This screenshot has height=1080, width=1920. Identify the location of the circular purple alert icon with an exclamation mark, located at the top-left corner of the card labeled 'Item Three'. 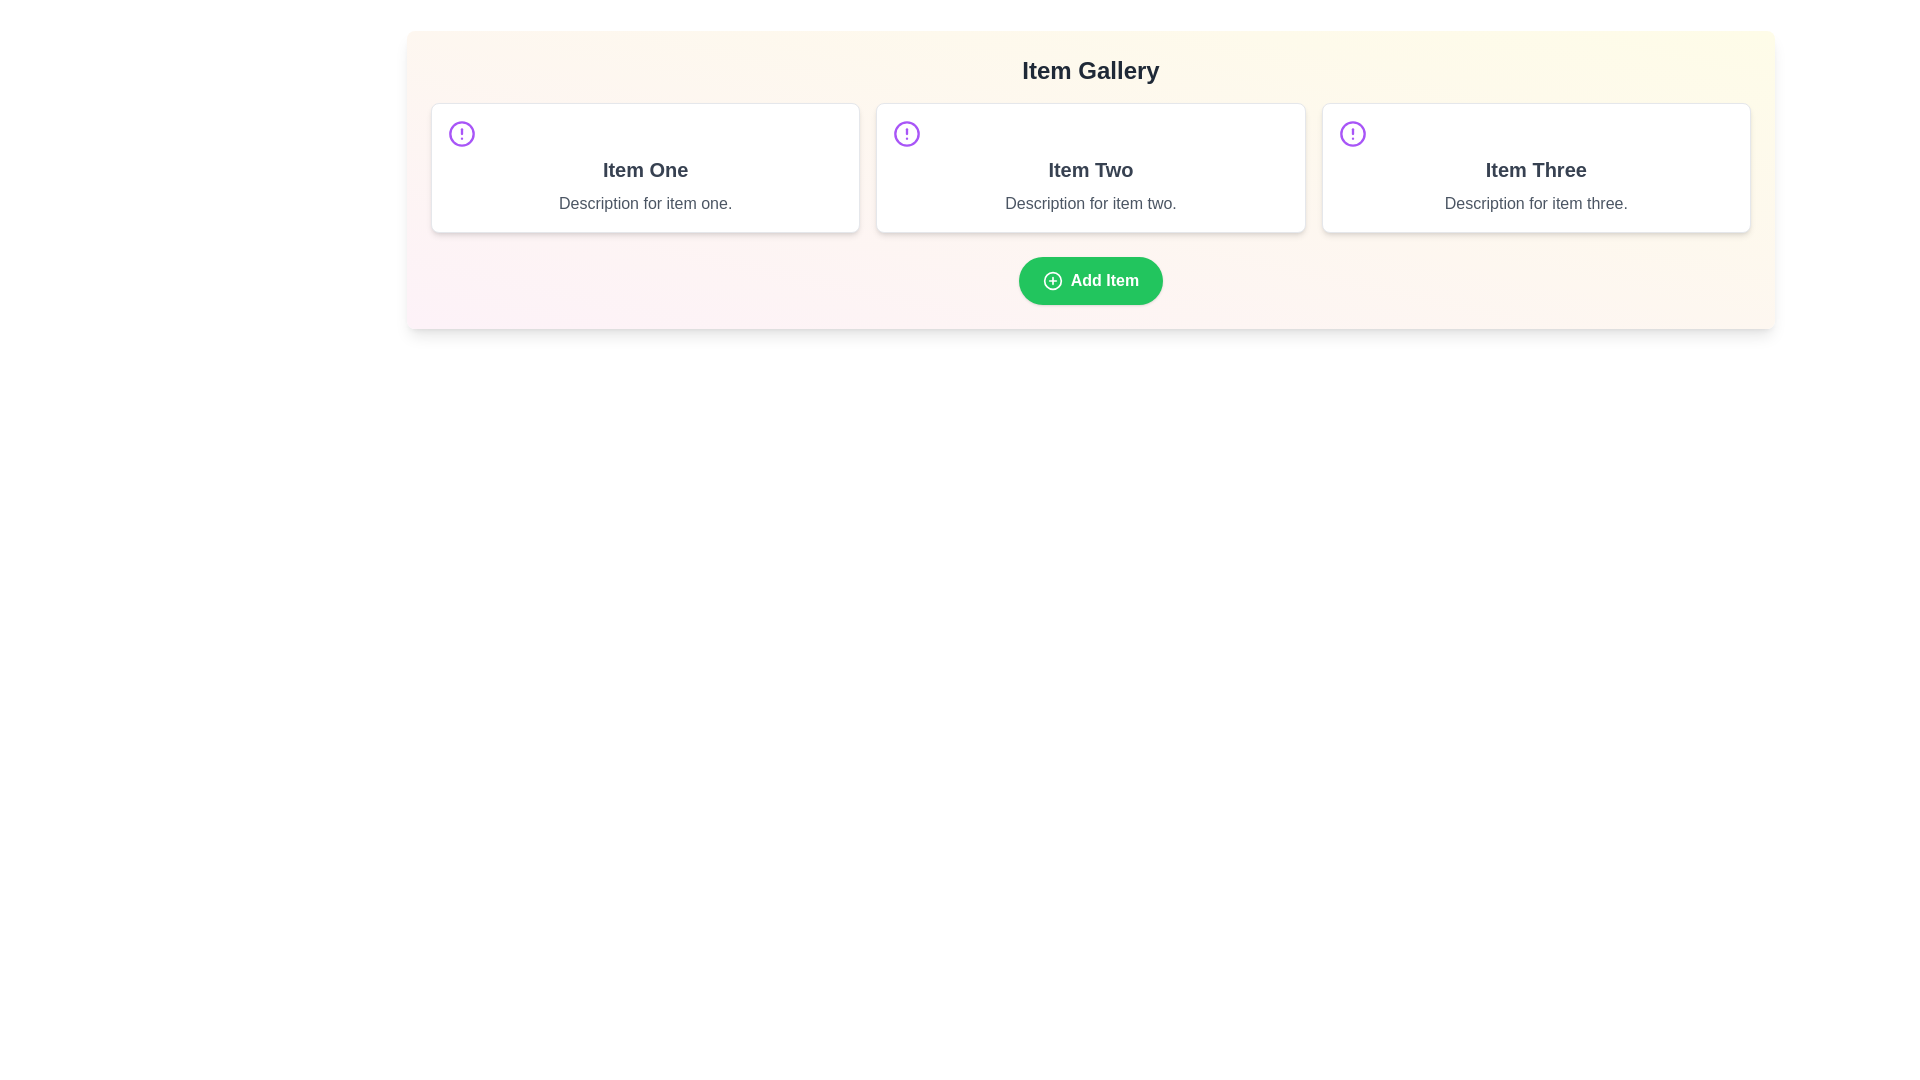
(1352, 134).